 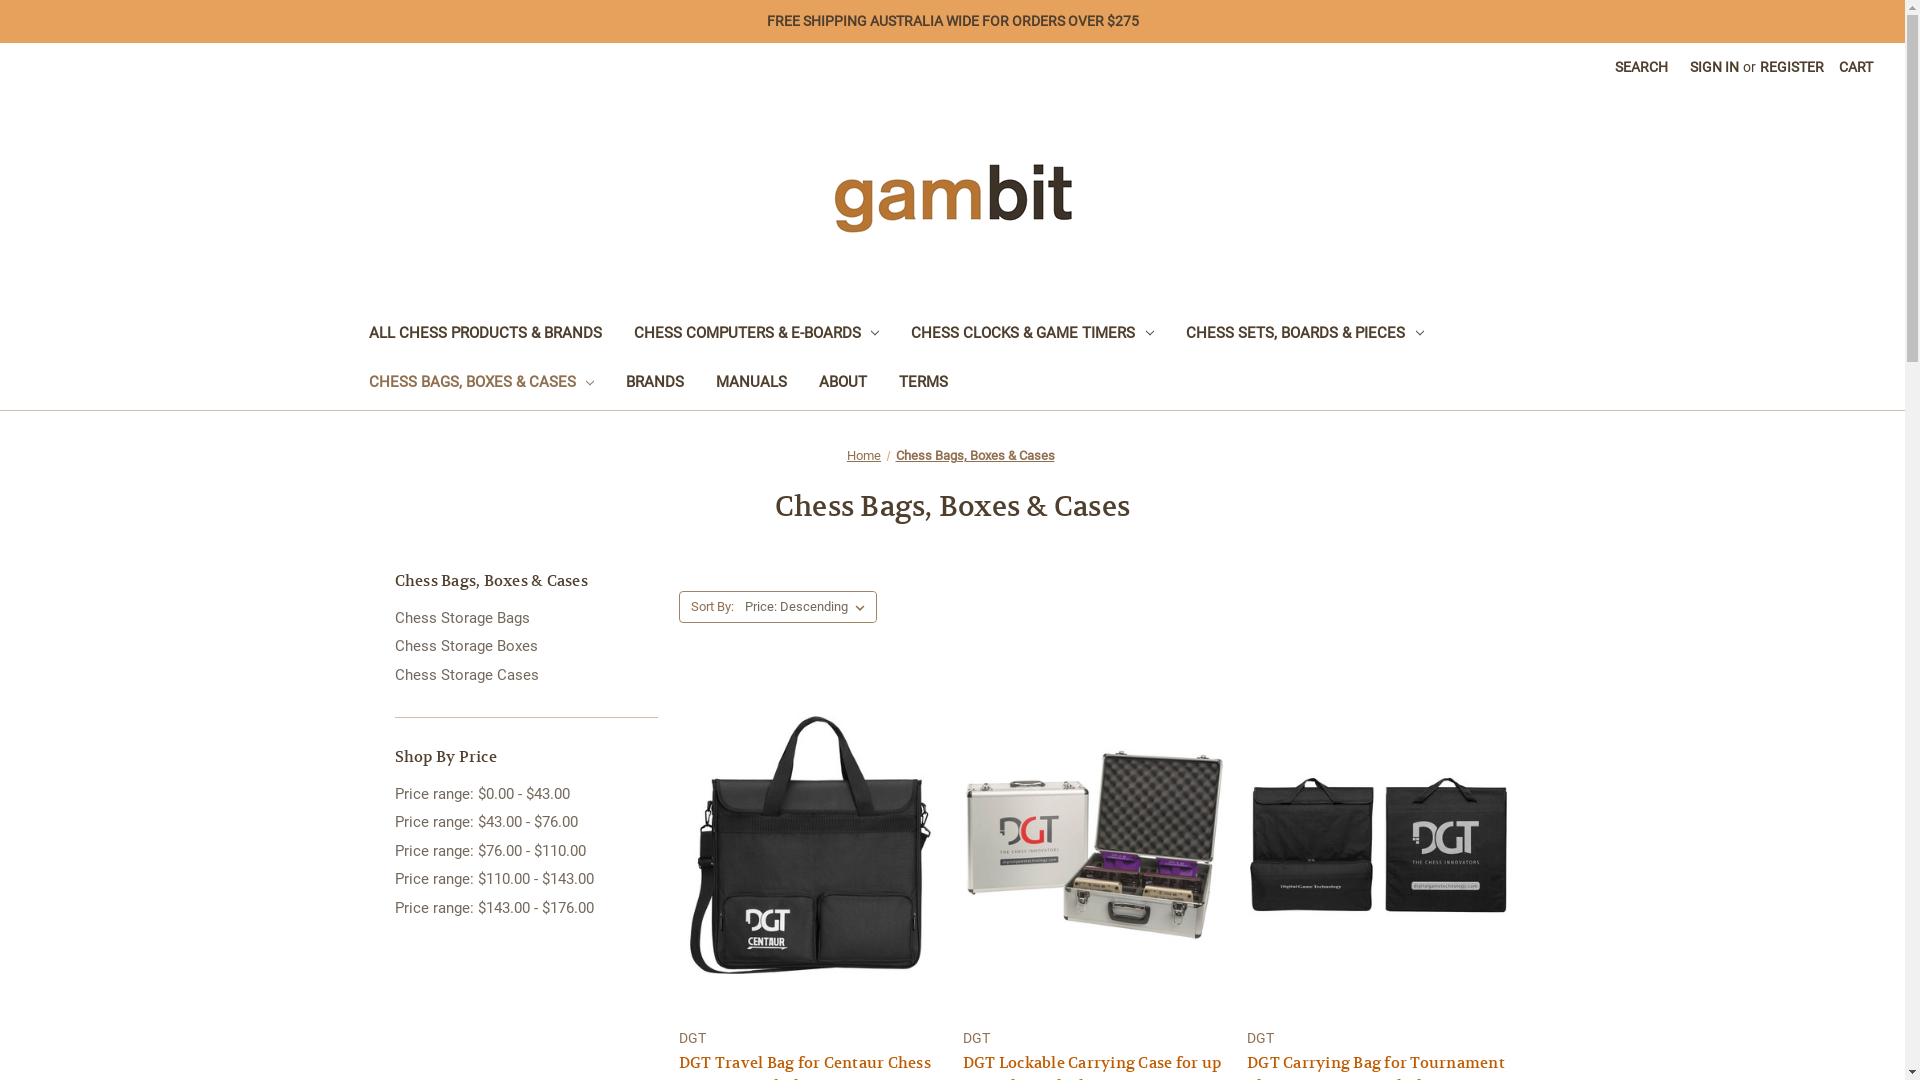 What do you see at coordinates (1032, 334) in the screenshot?
I see `'CHESS CLOCKS & GAME TIMERS'` at bounding box center [1032, 334].